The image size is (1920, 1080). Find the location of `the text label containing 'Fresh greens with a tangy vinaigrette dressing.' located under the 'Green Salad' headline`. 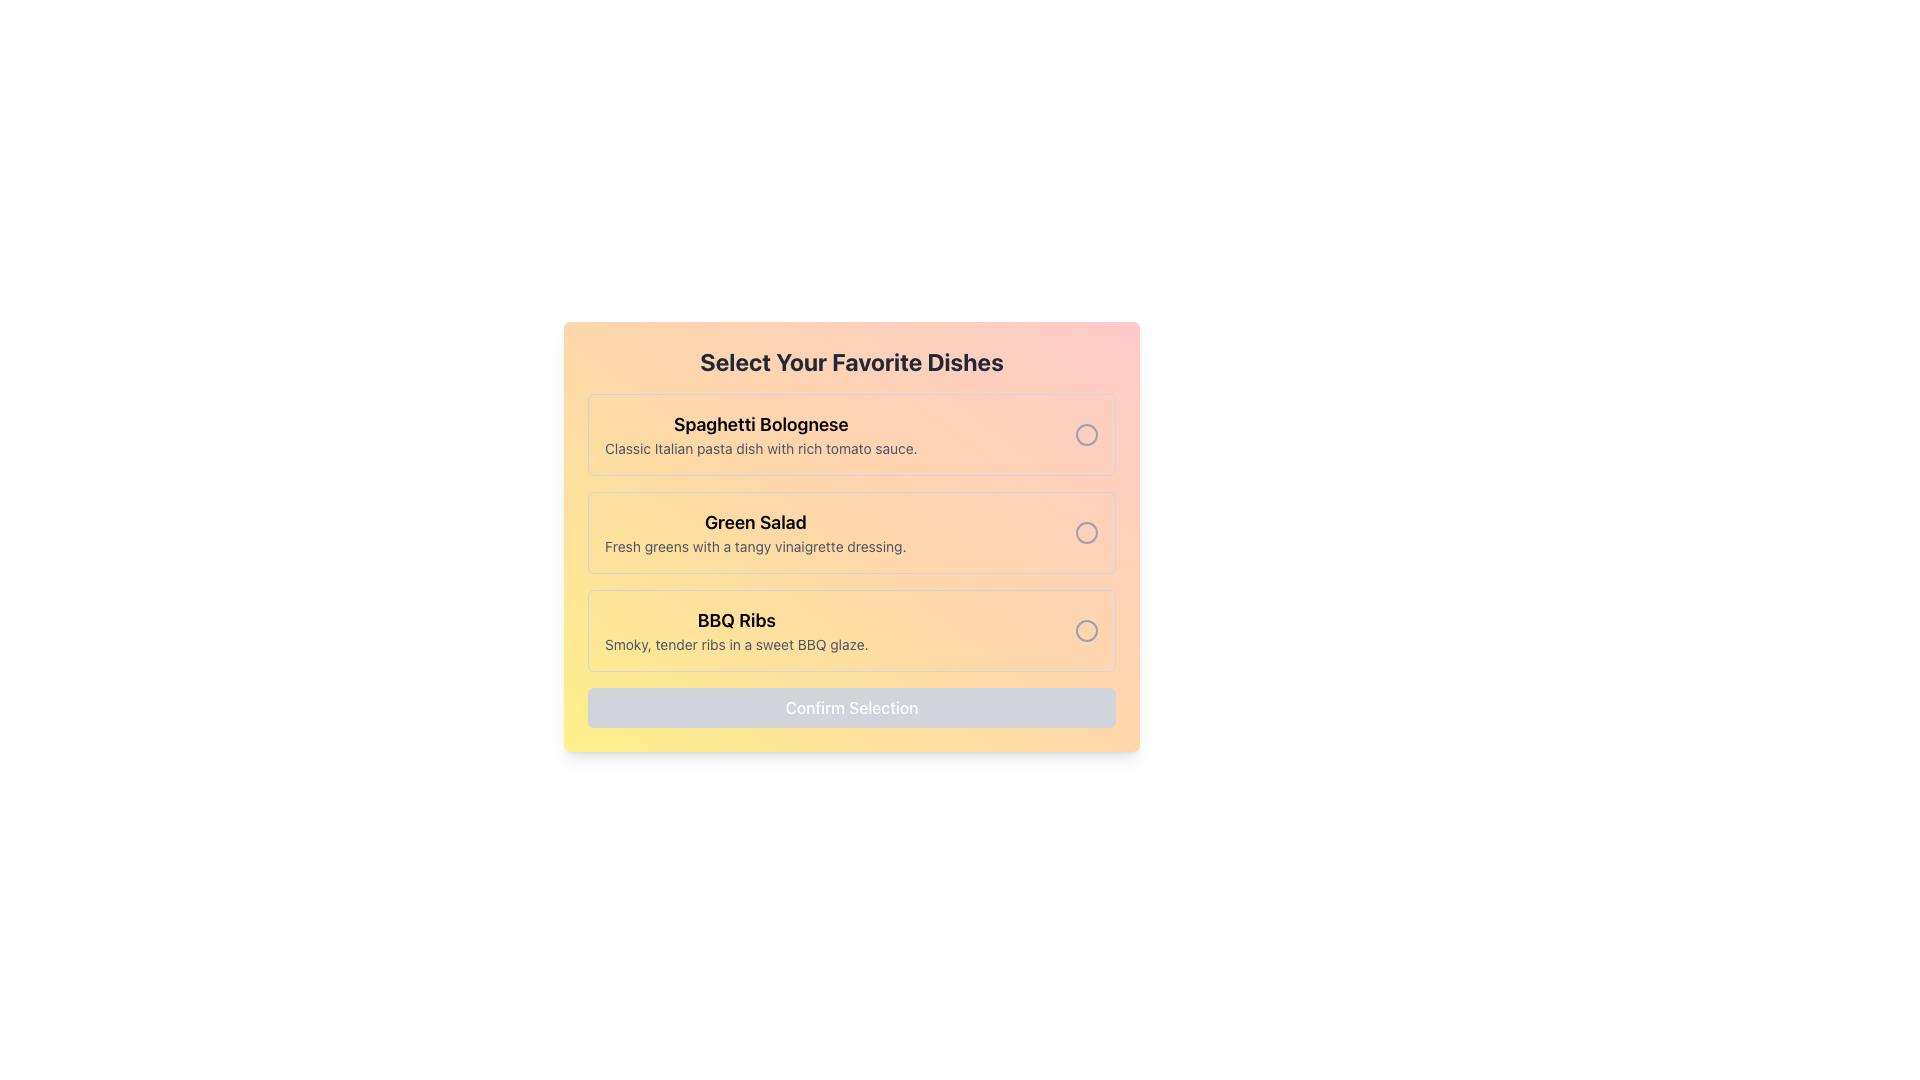

the text label containing 'Fresh greens with a tangy vinaigrette dressing.' located under the 'Green Salad' headline is located at coordinates (754, 547).